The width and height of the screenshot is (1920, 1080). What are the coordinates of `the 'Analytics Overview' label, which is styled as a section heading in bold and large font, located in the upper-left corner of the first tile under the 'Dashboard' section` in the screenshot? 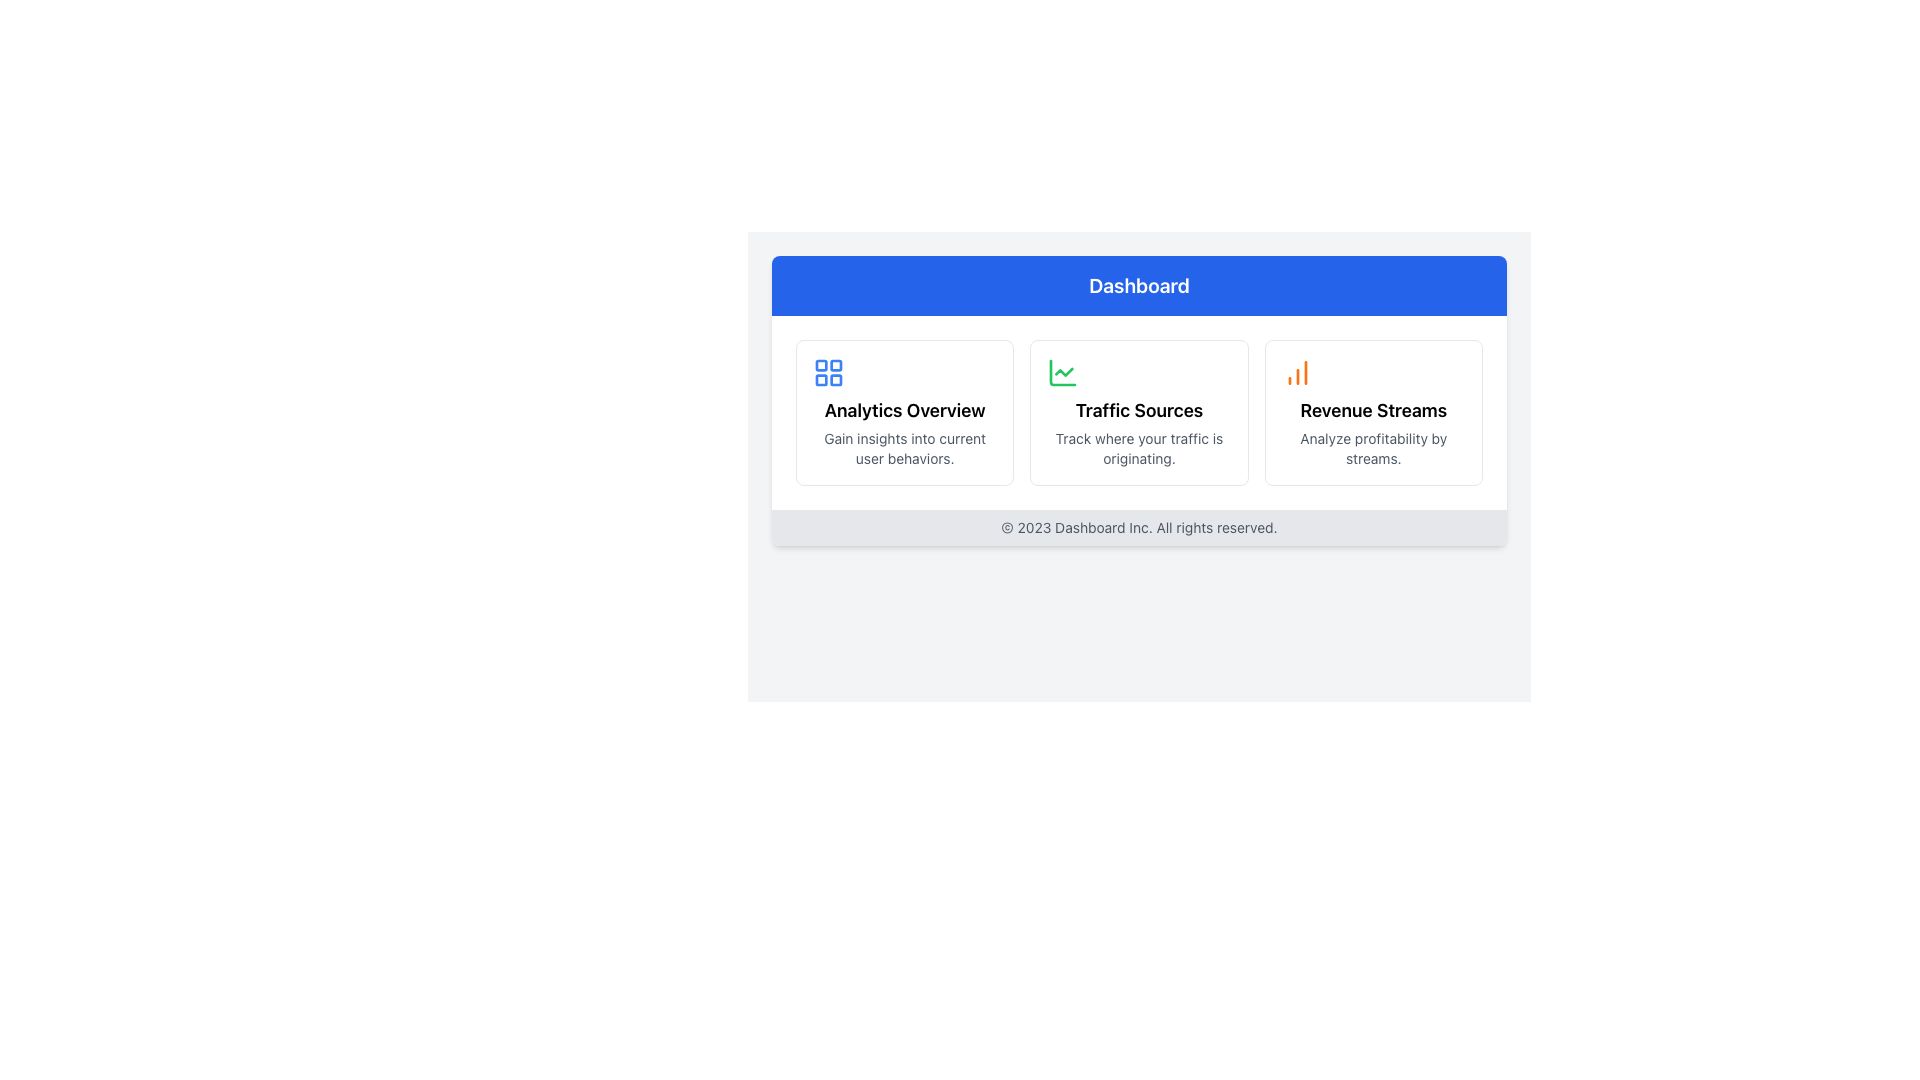 It's located at (904, 410).